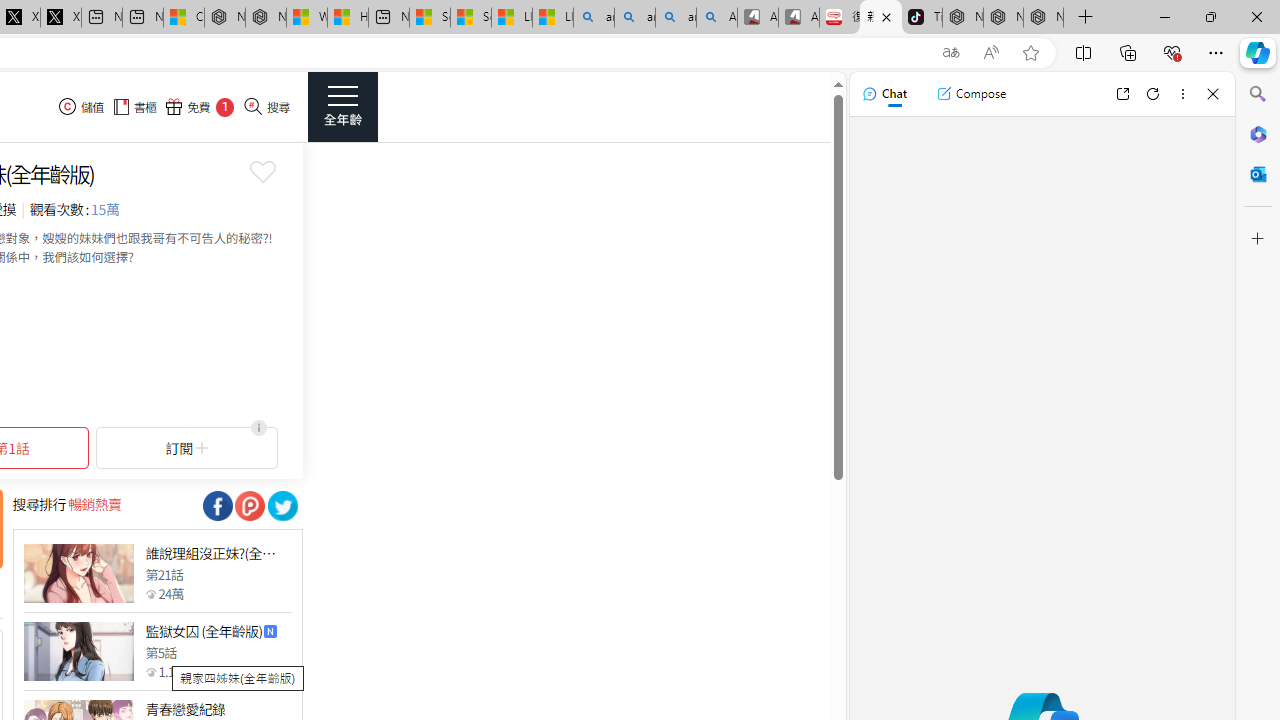 This screenshot has width=1280, height=720. What do you see at coordinates (348, 17) in the screenshot?
I see `'Huge shark washes ashore at New York City beach | Watch'` at bounding box center [348, 17].